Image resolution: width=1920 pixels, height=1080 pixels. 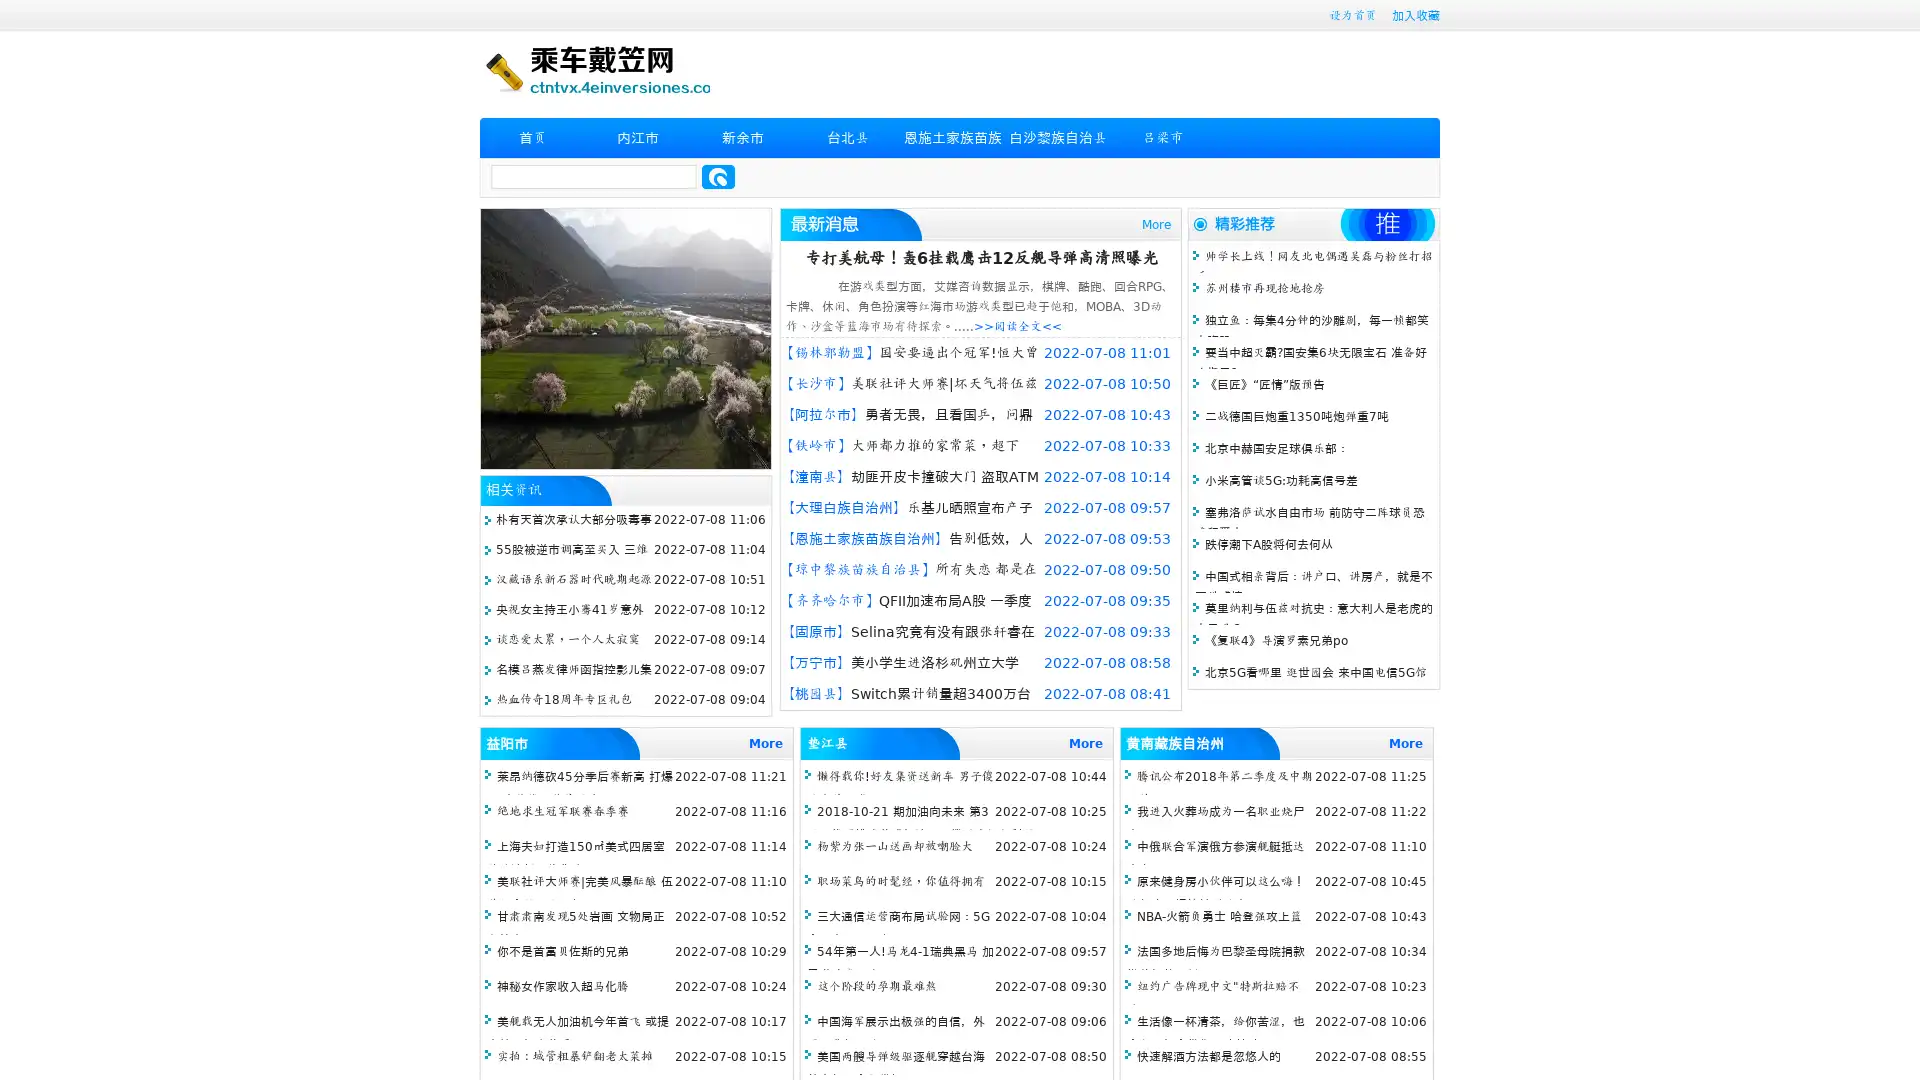 I want to click on Search, so click(x=718, y=176).